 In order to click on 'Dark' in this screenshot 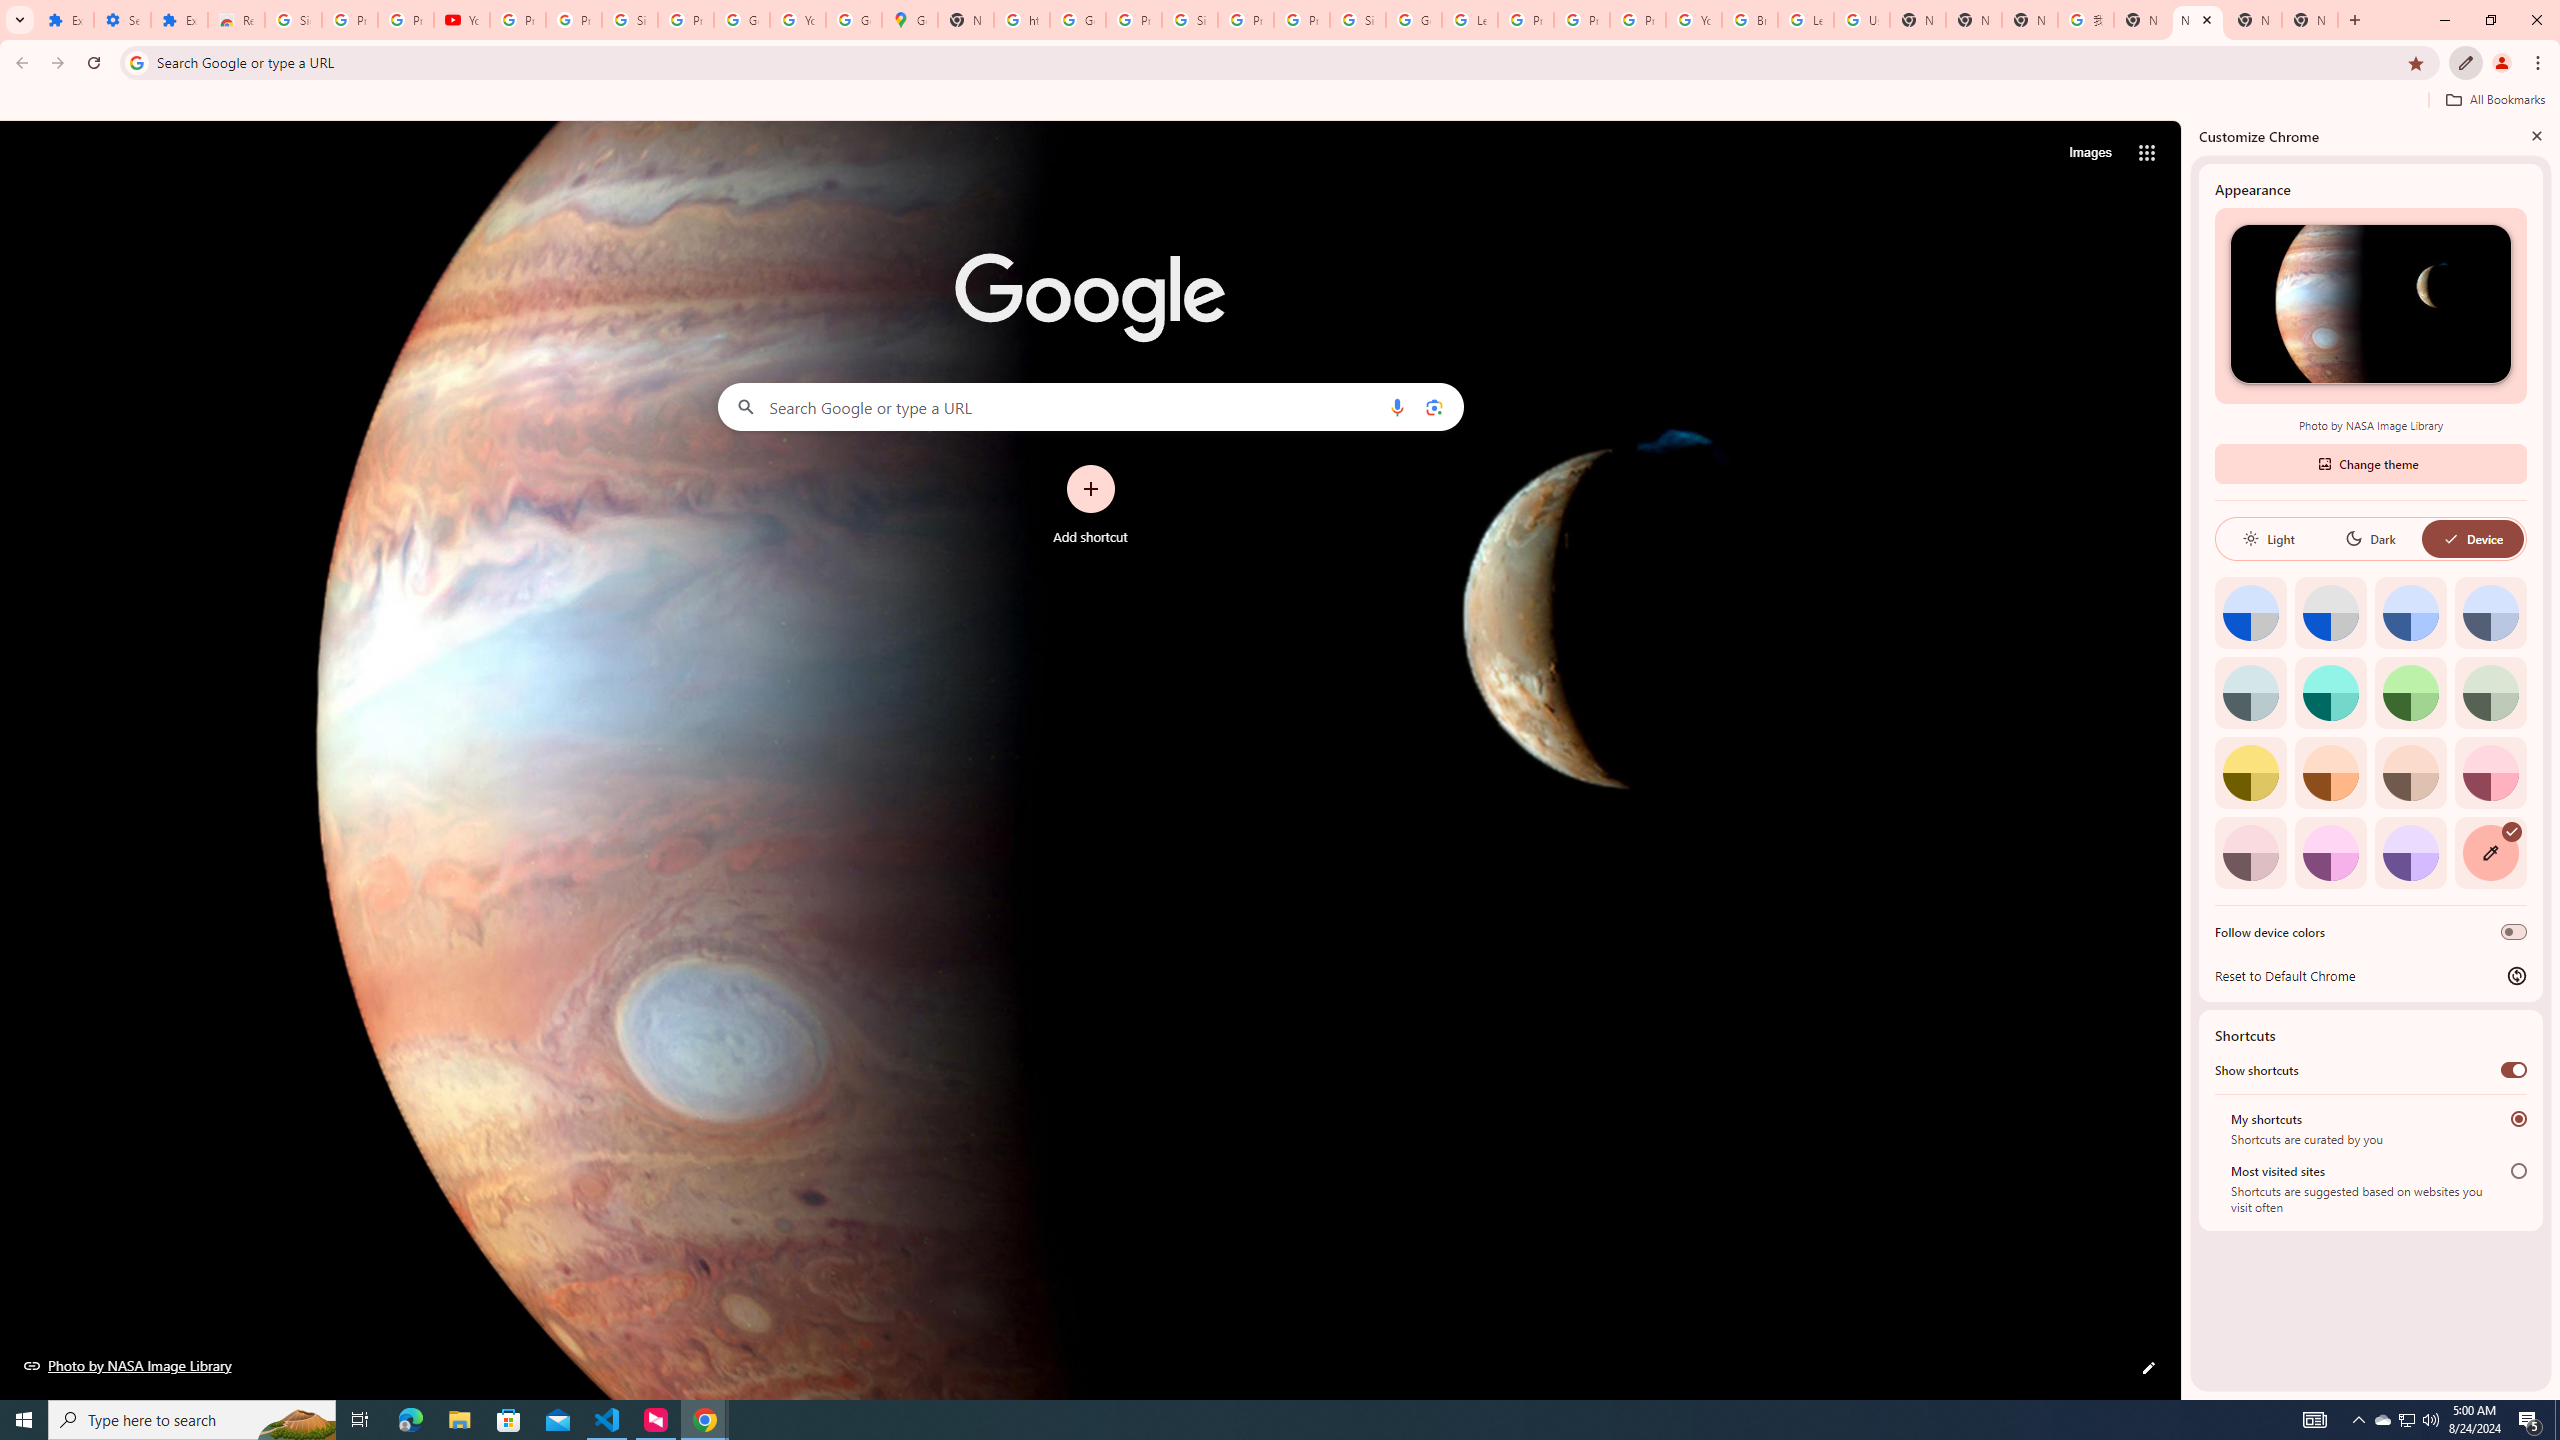, I will do `click(2369, 537)`.